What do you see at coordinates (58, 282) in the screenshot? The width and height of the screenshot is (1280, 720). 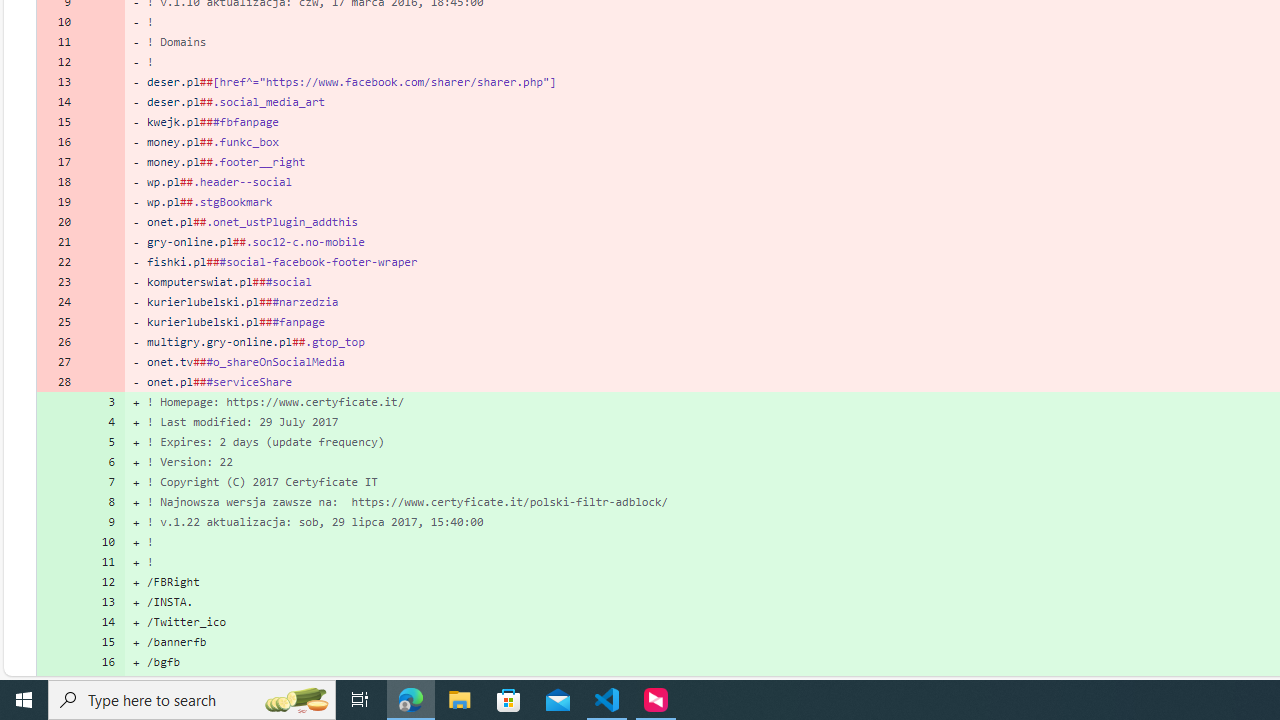 I see `'23'` at bounding box center [58, 282].